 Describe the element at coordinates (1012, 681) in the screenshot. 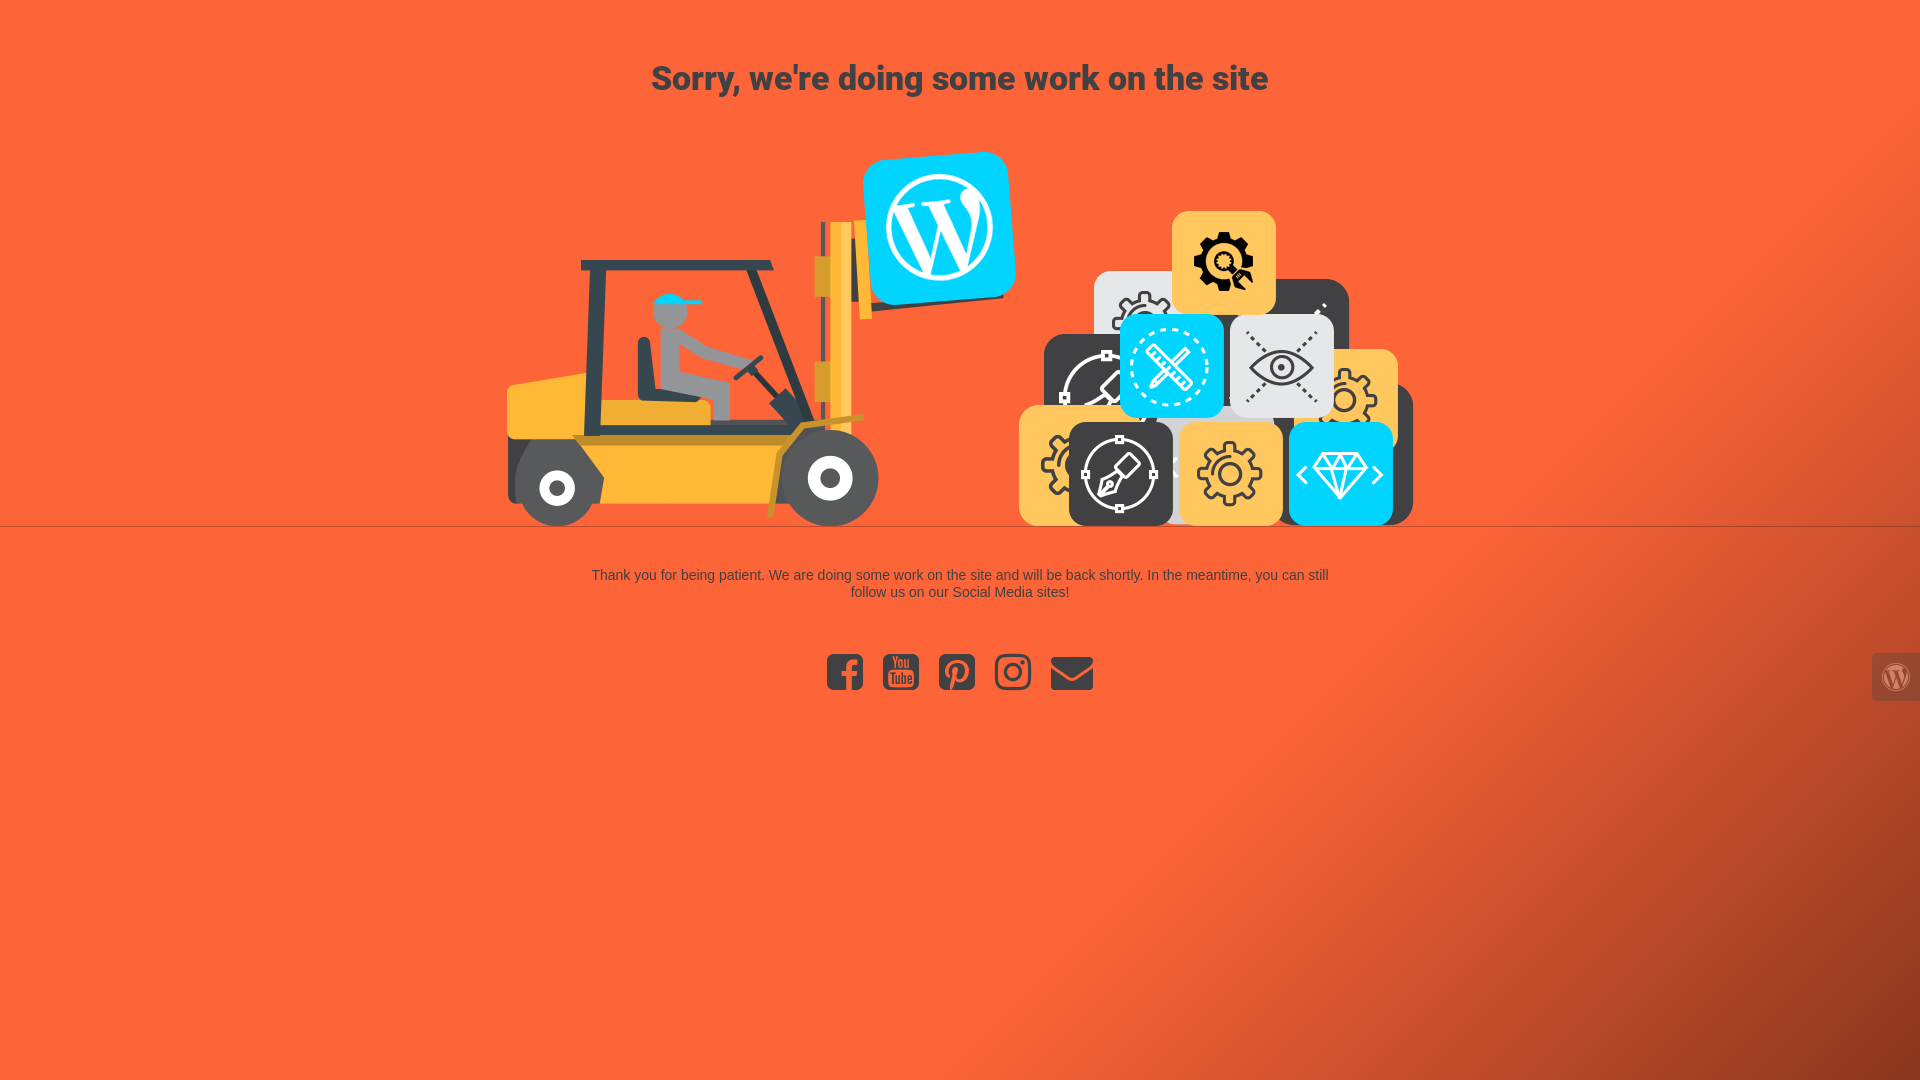

I see `'Instagram'` at that location.